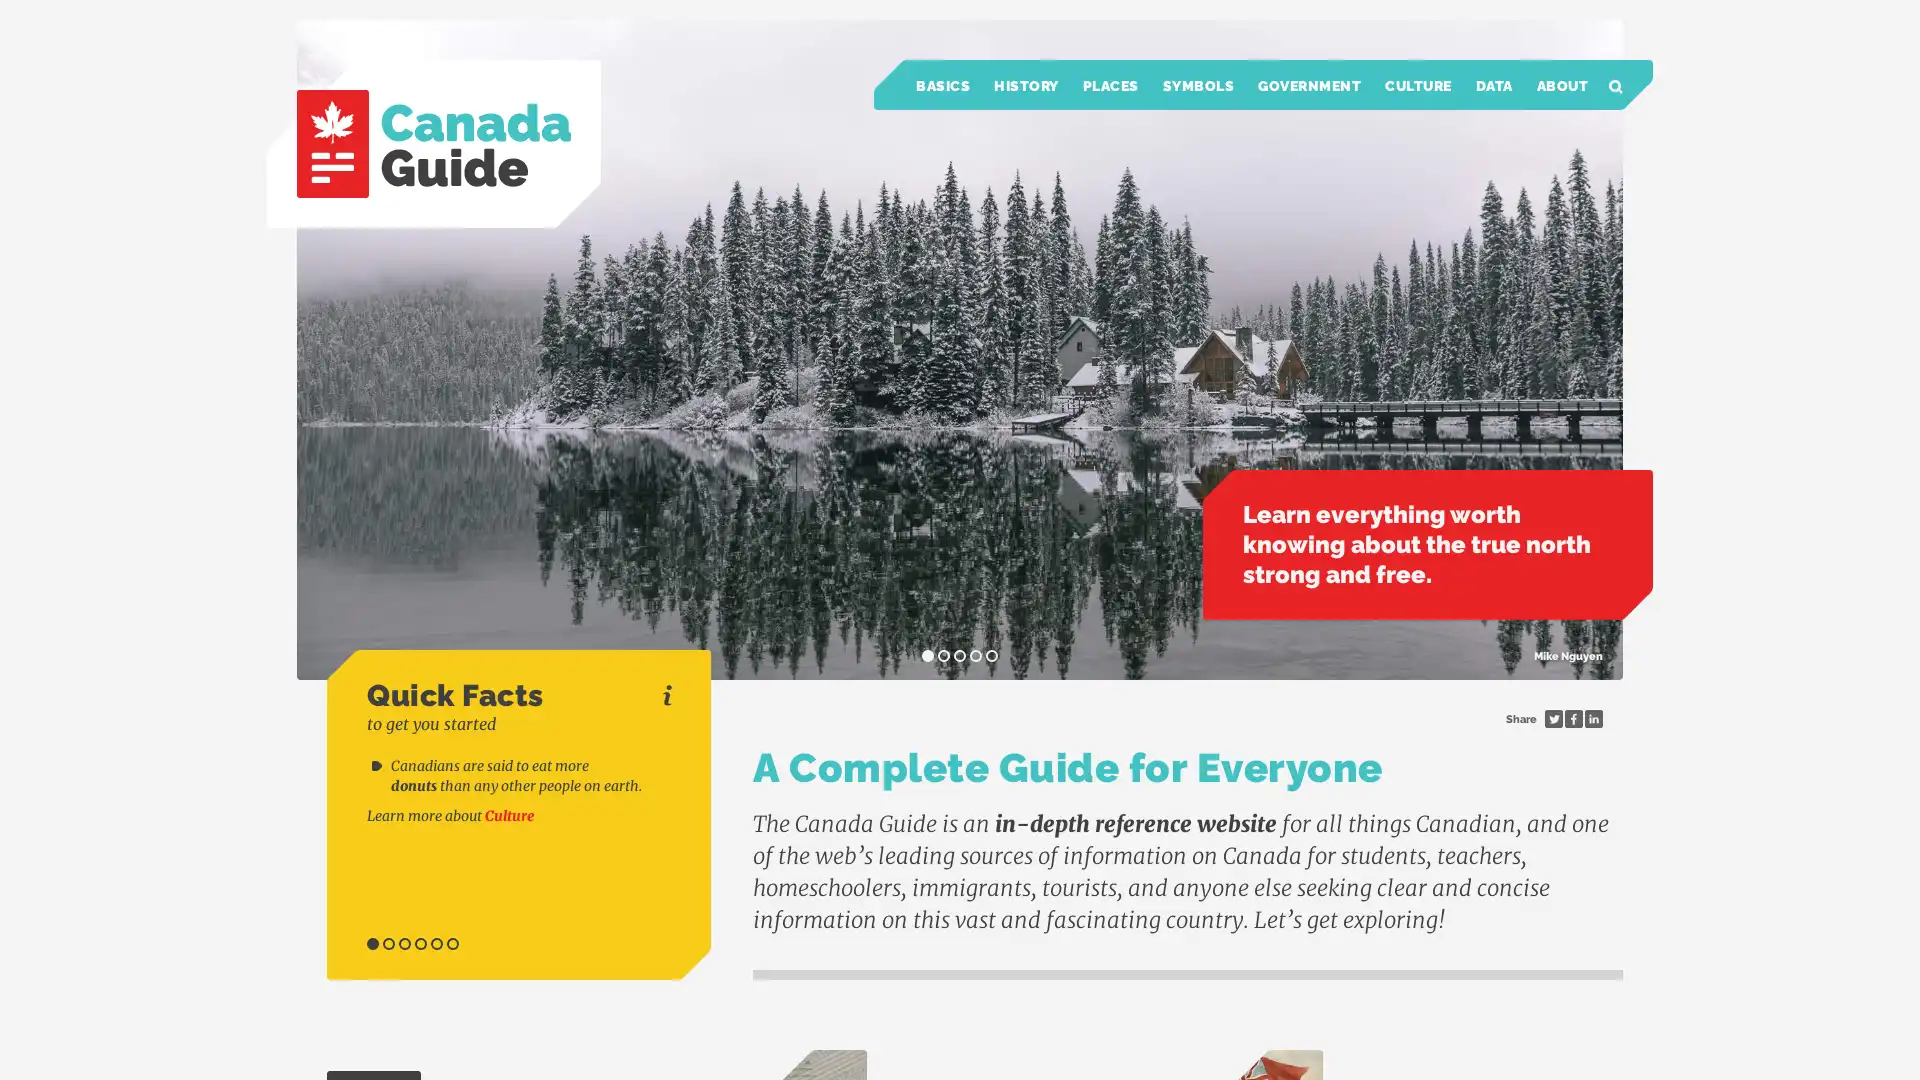 The width and height of the screenshot is (1920, 1080). I want to click on Go to slide 3, so click(403, 944).